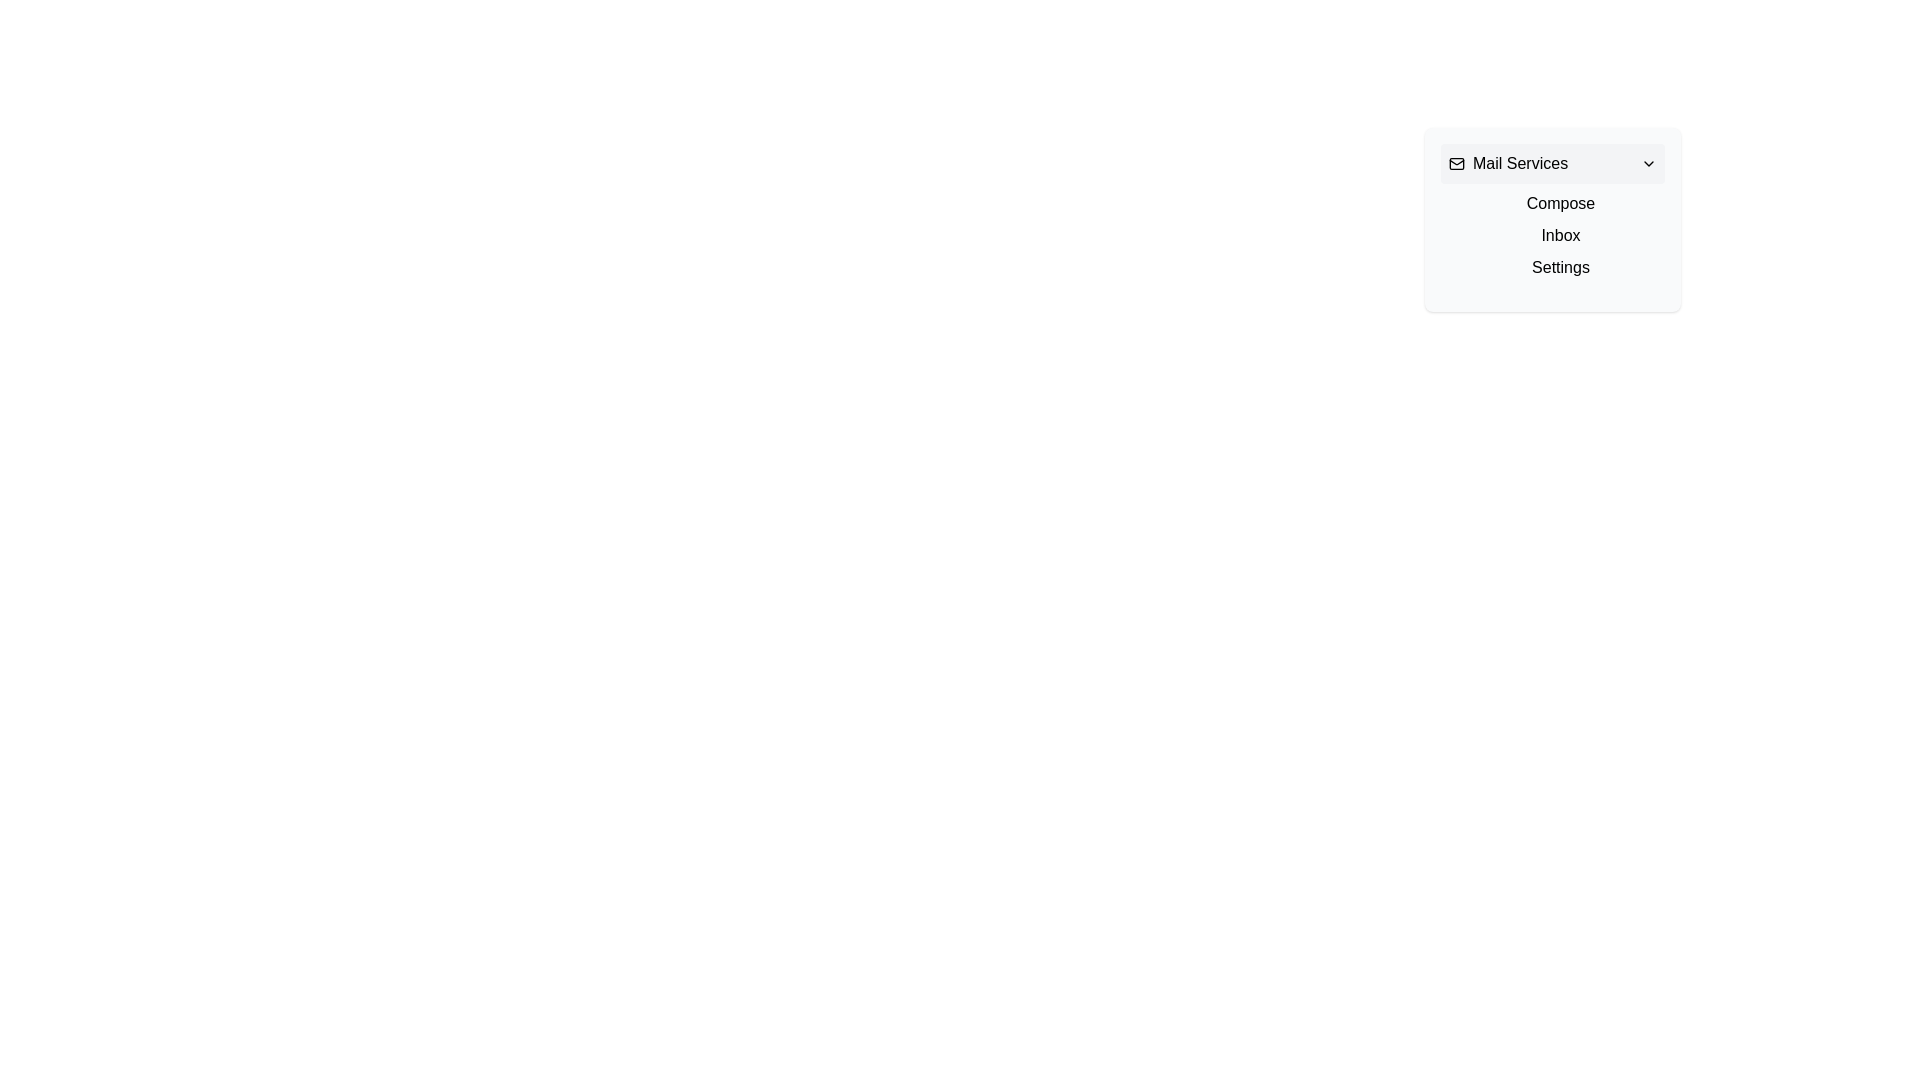  Describe the element at coordinates (1559, 266) in the screenshot. I see `the third text link under the 'Mail Services' section` at that location.